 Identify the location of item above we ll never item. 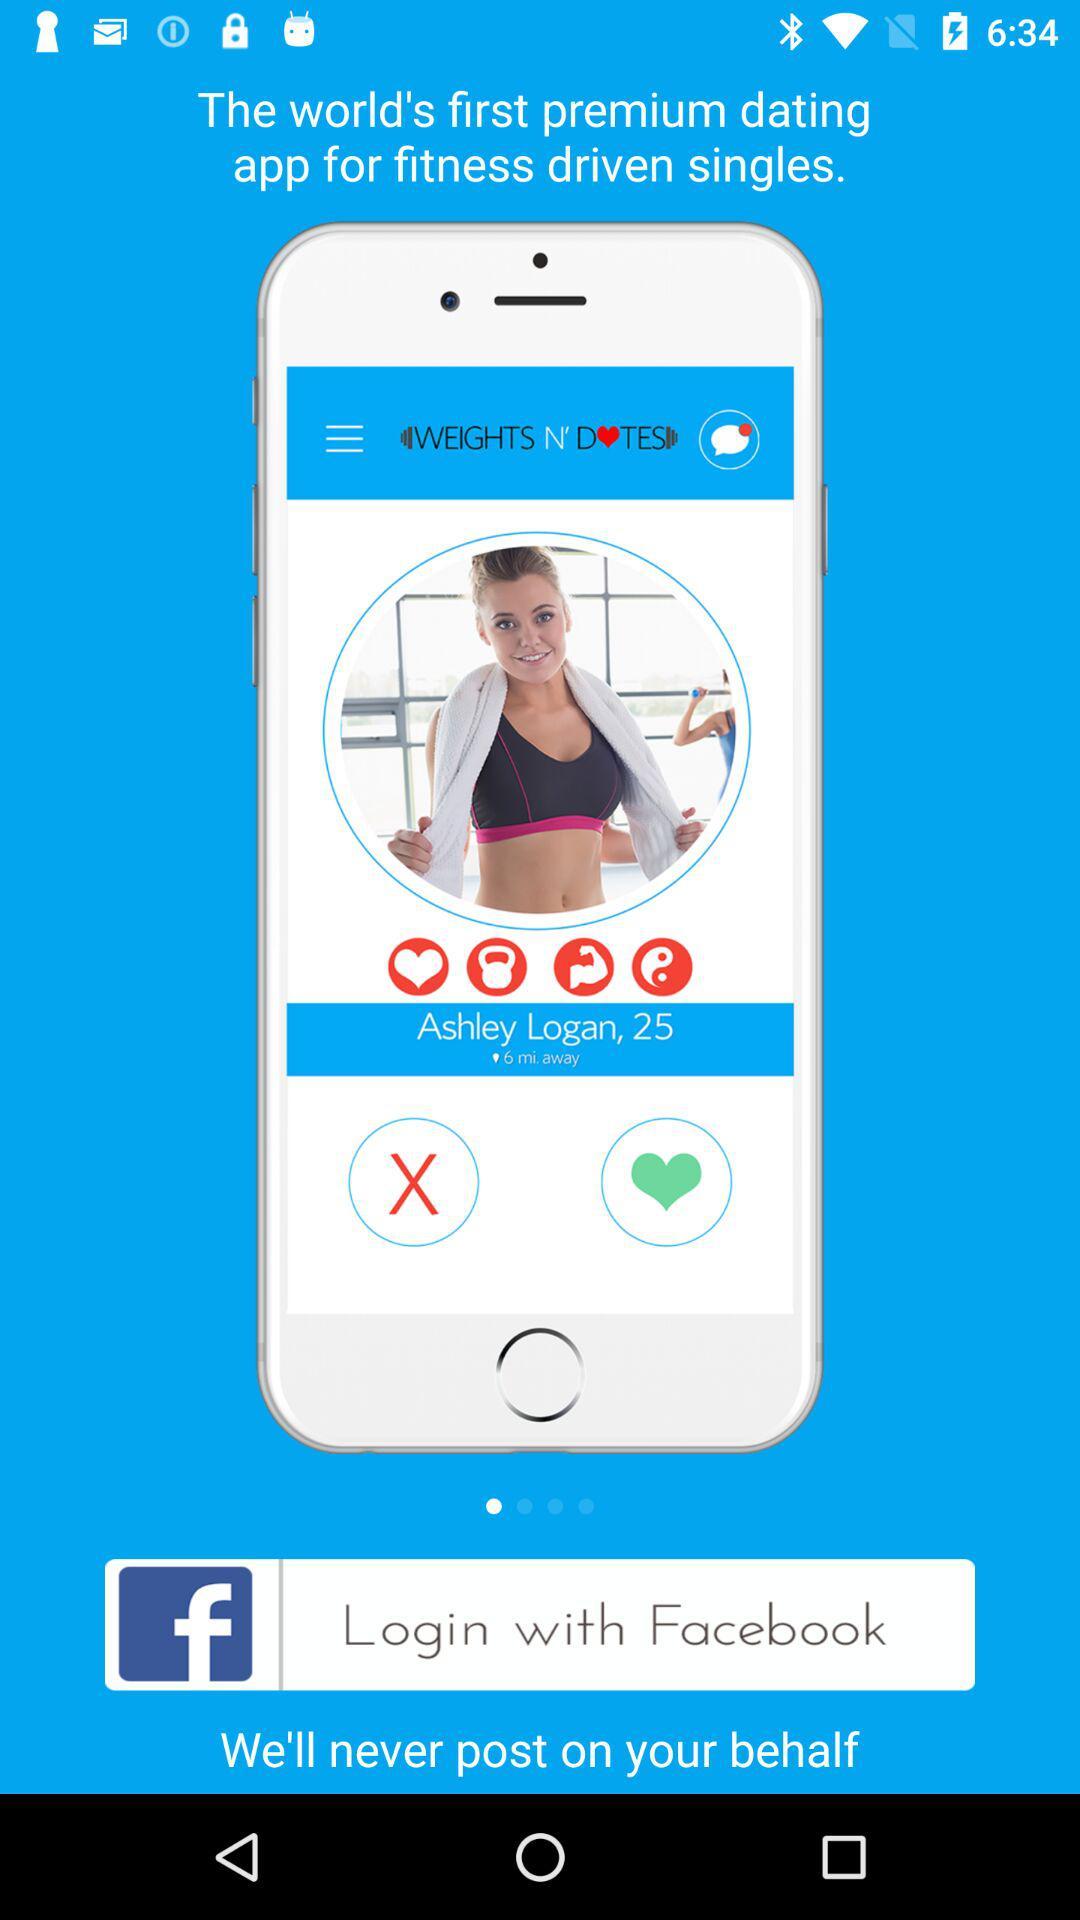
(540, 1624).